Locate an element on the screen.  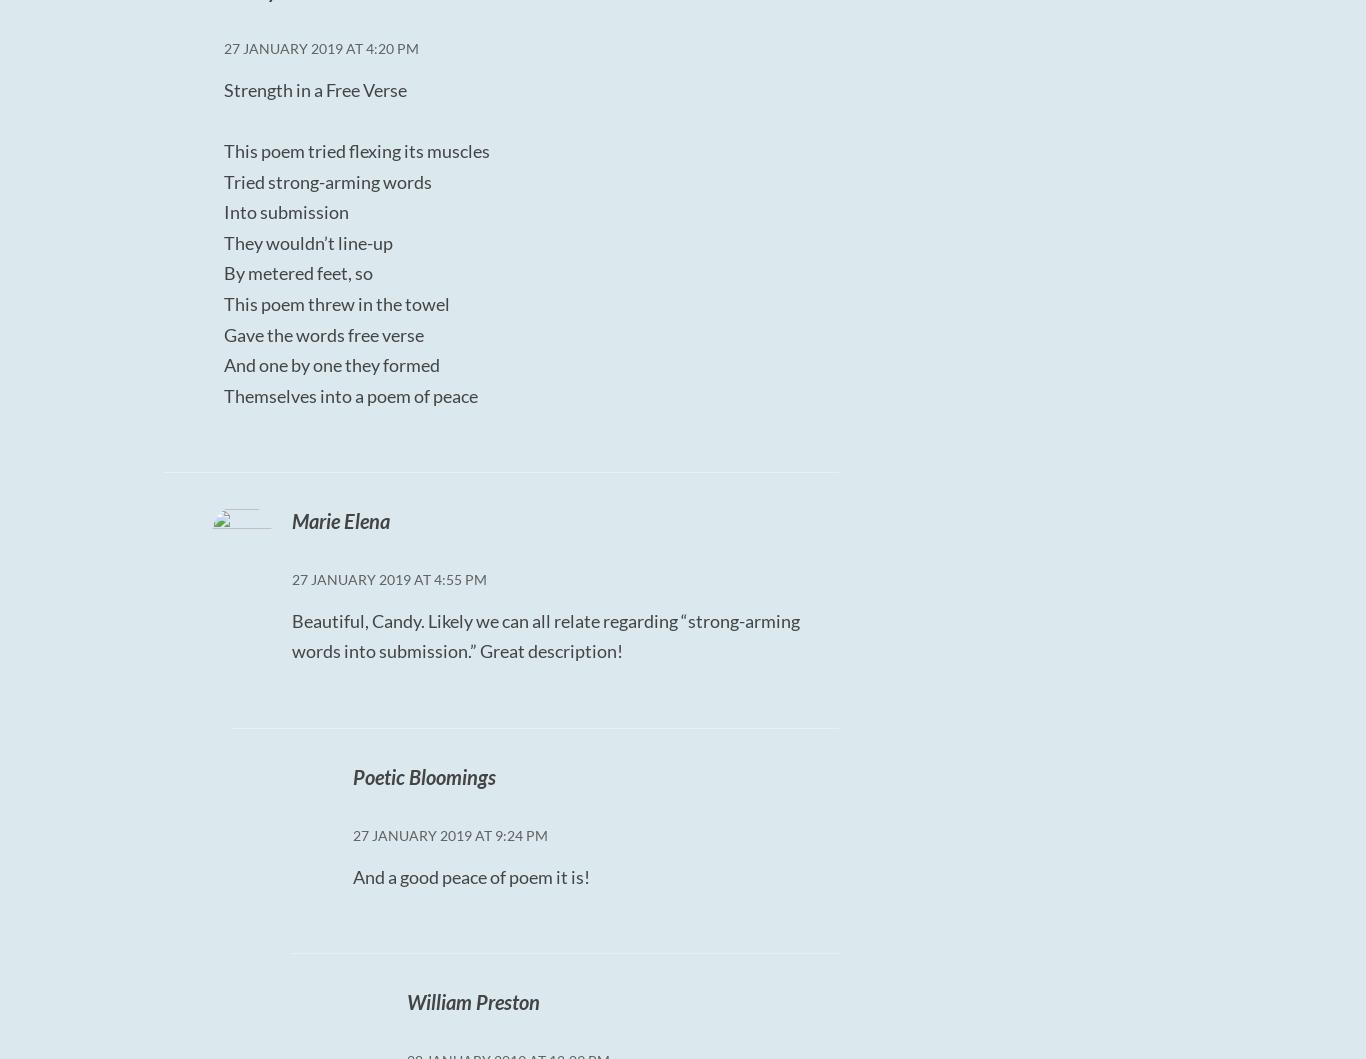
'Gave the words free verse' is located at coordinates (324, 333).